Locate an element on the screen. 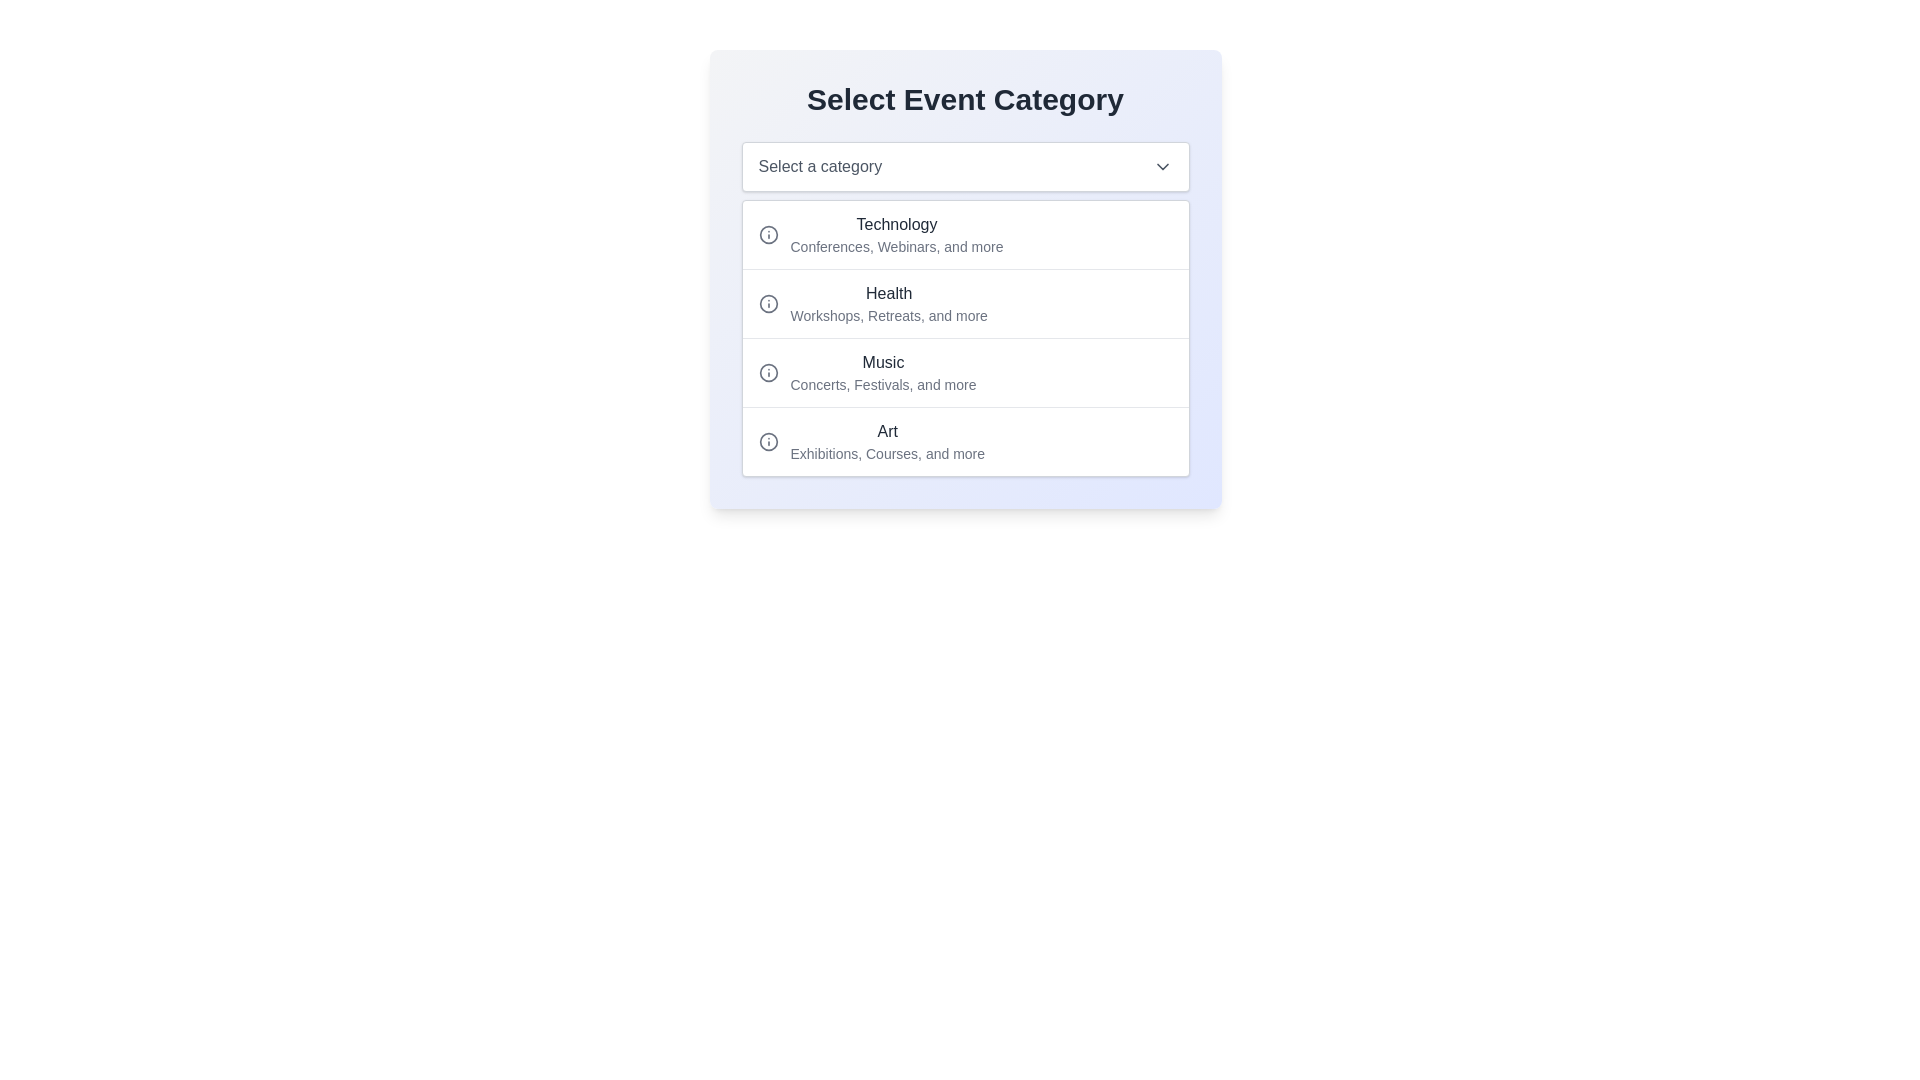  the centered title in bold font displaying 'Select Event Category' at the top center of the rounded, gradient-filled card is located at coordinates (965, 100).